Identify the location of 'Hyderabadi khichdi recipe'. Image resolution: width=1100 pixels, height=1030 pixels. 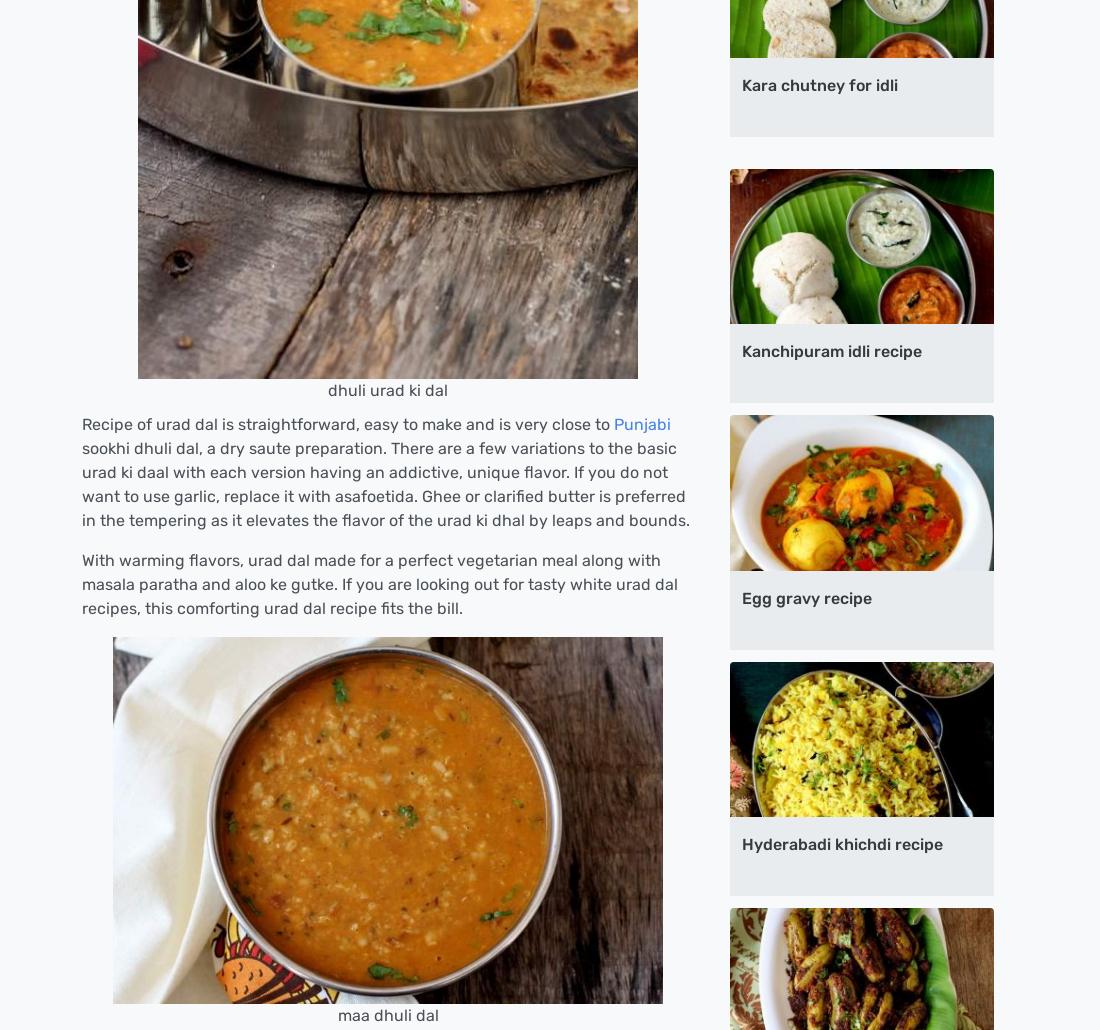
(740, 843).